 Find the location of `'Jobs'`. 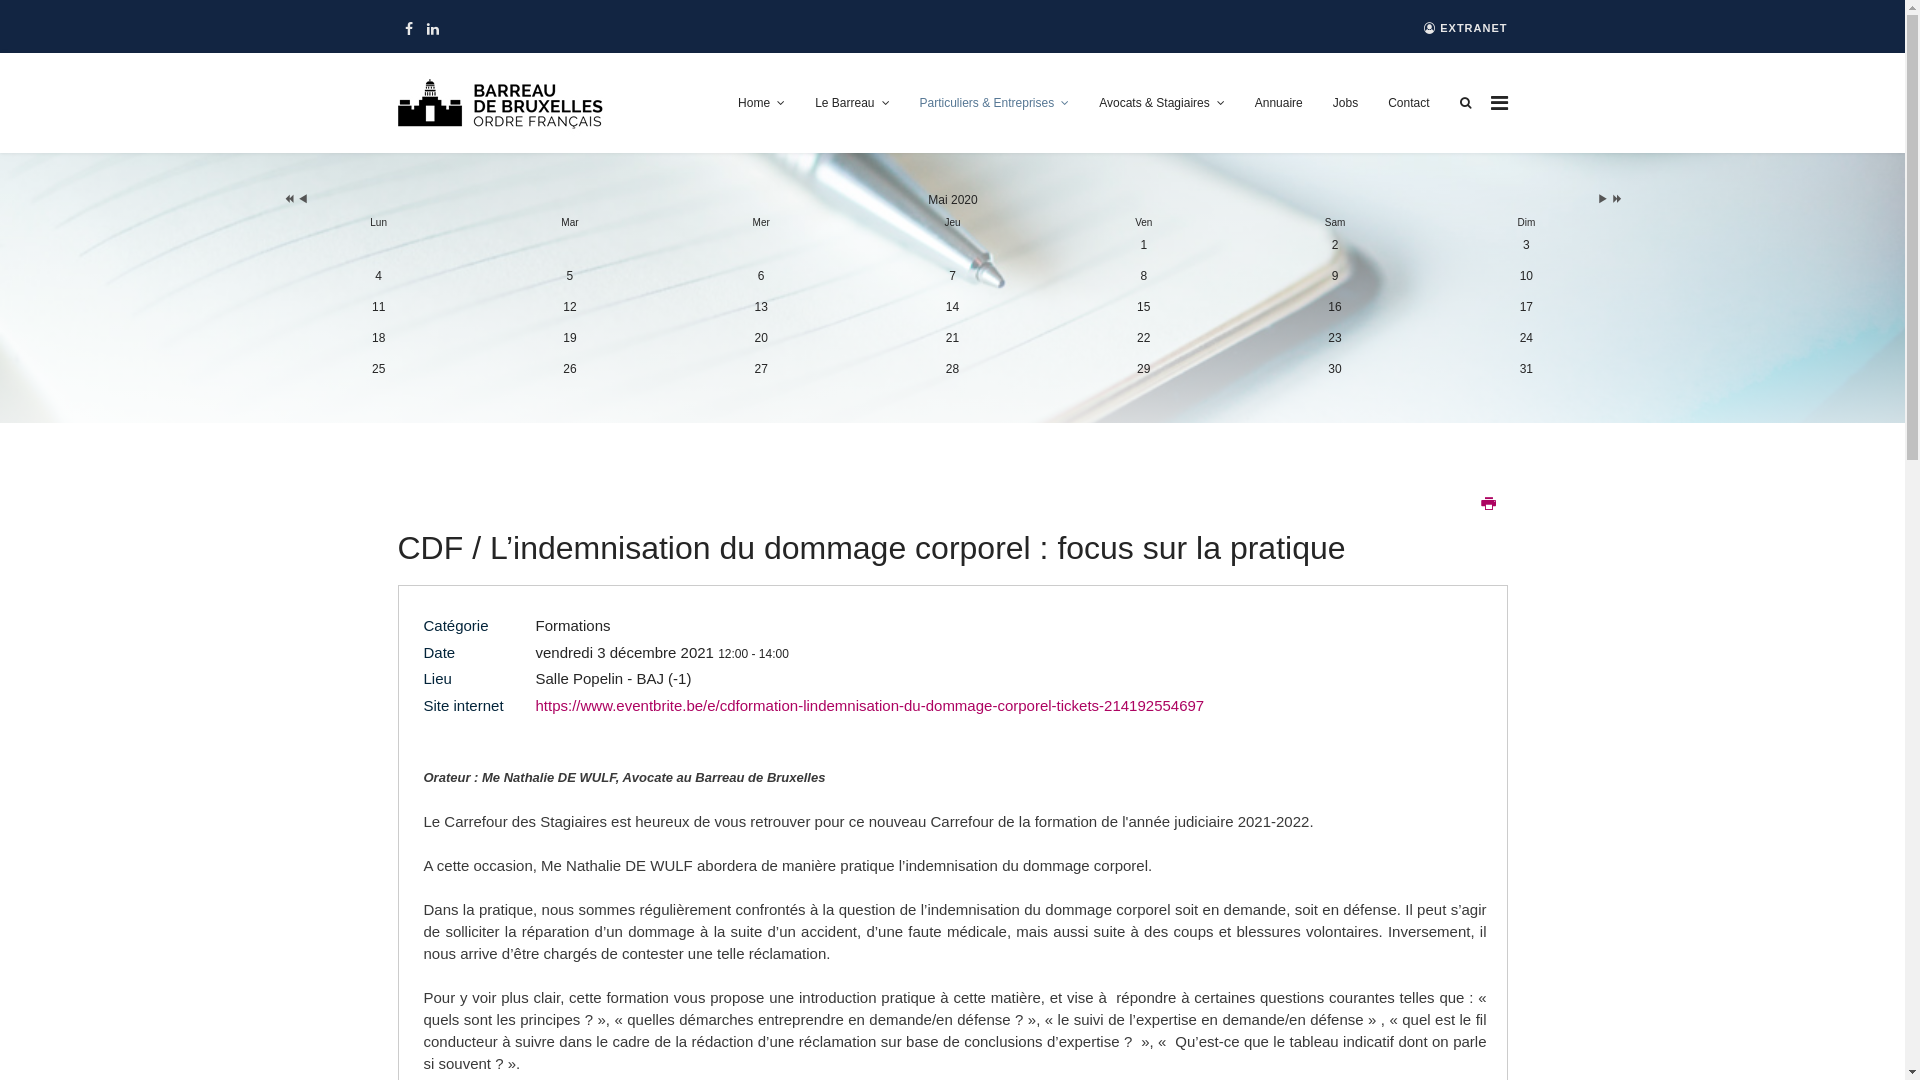

'Jobs' is located at coordinates (1345, 103).